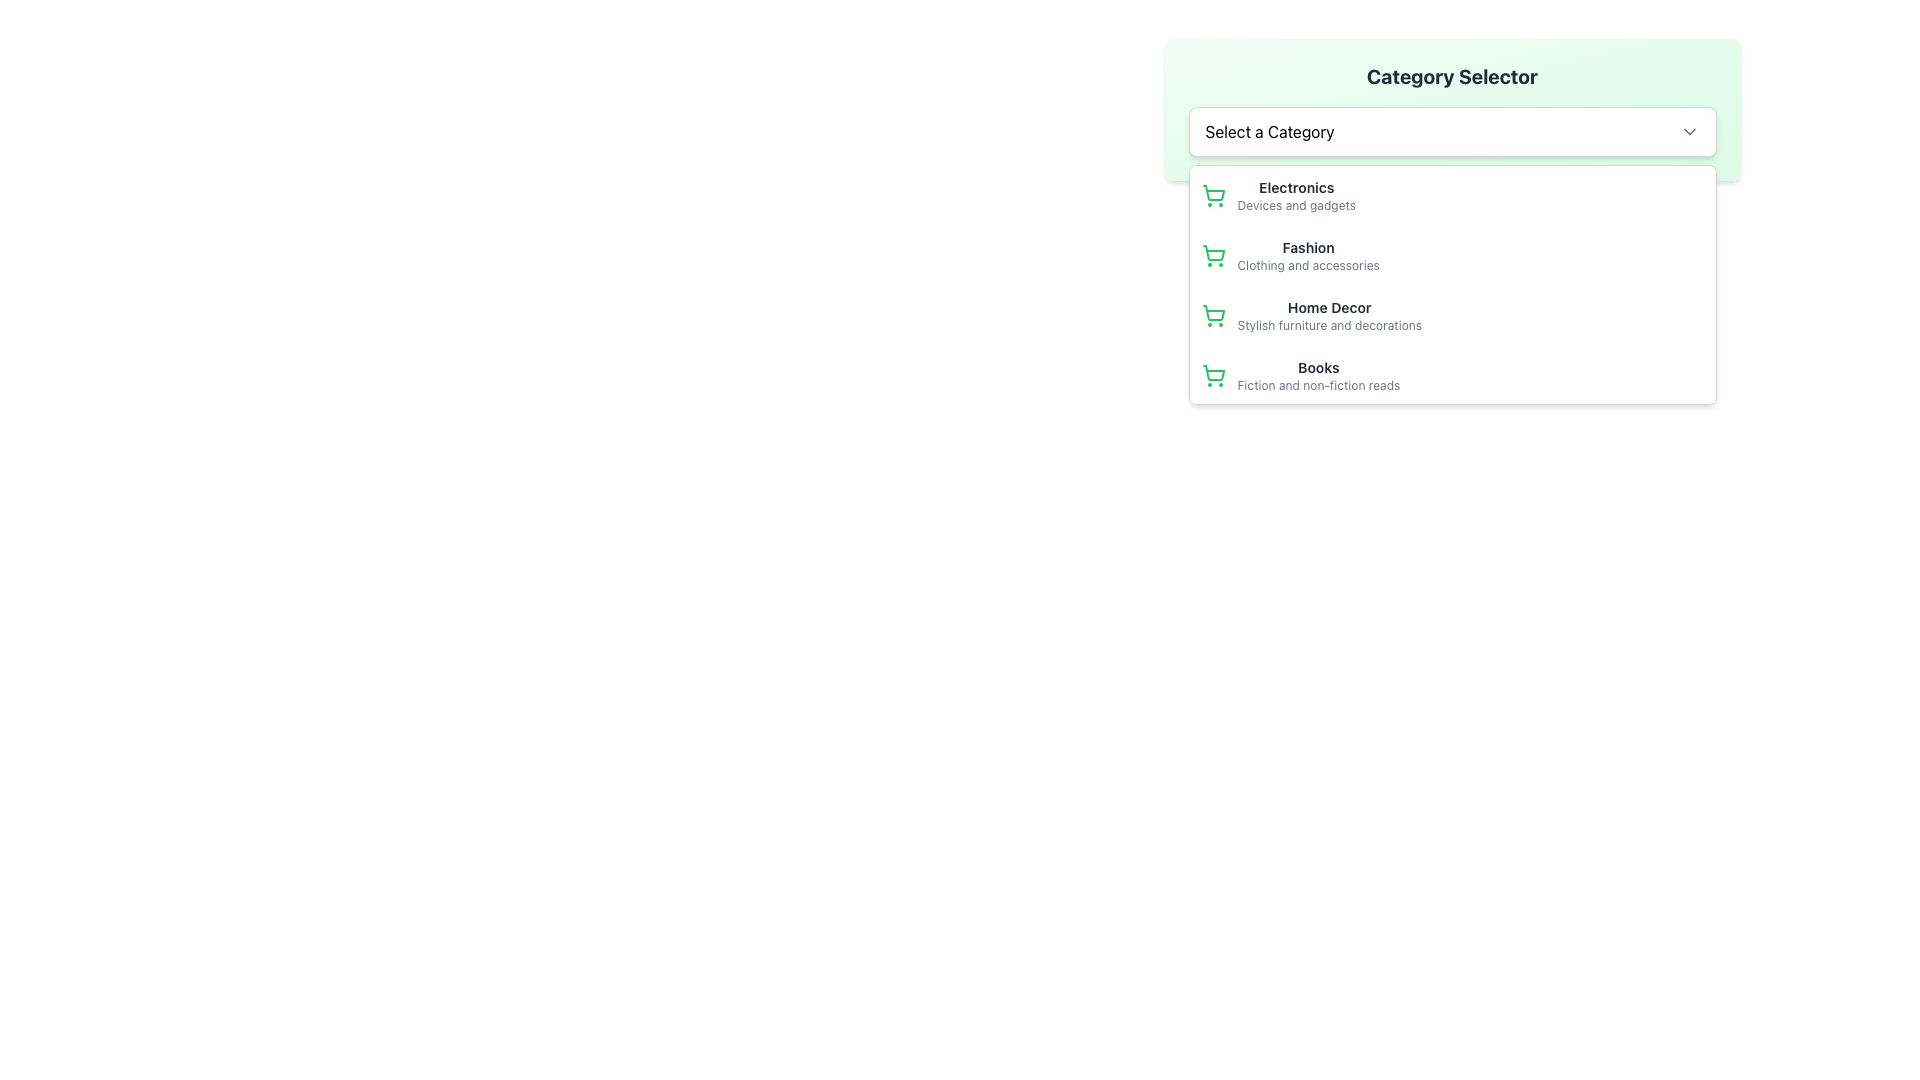  Describe the element at coordinates (1296, 196) in the screenshot. I see `the 'Electronics' text label within the category selector dropdown` at that location.